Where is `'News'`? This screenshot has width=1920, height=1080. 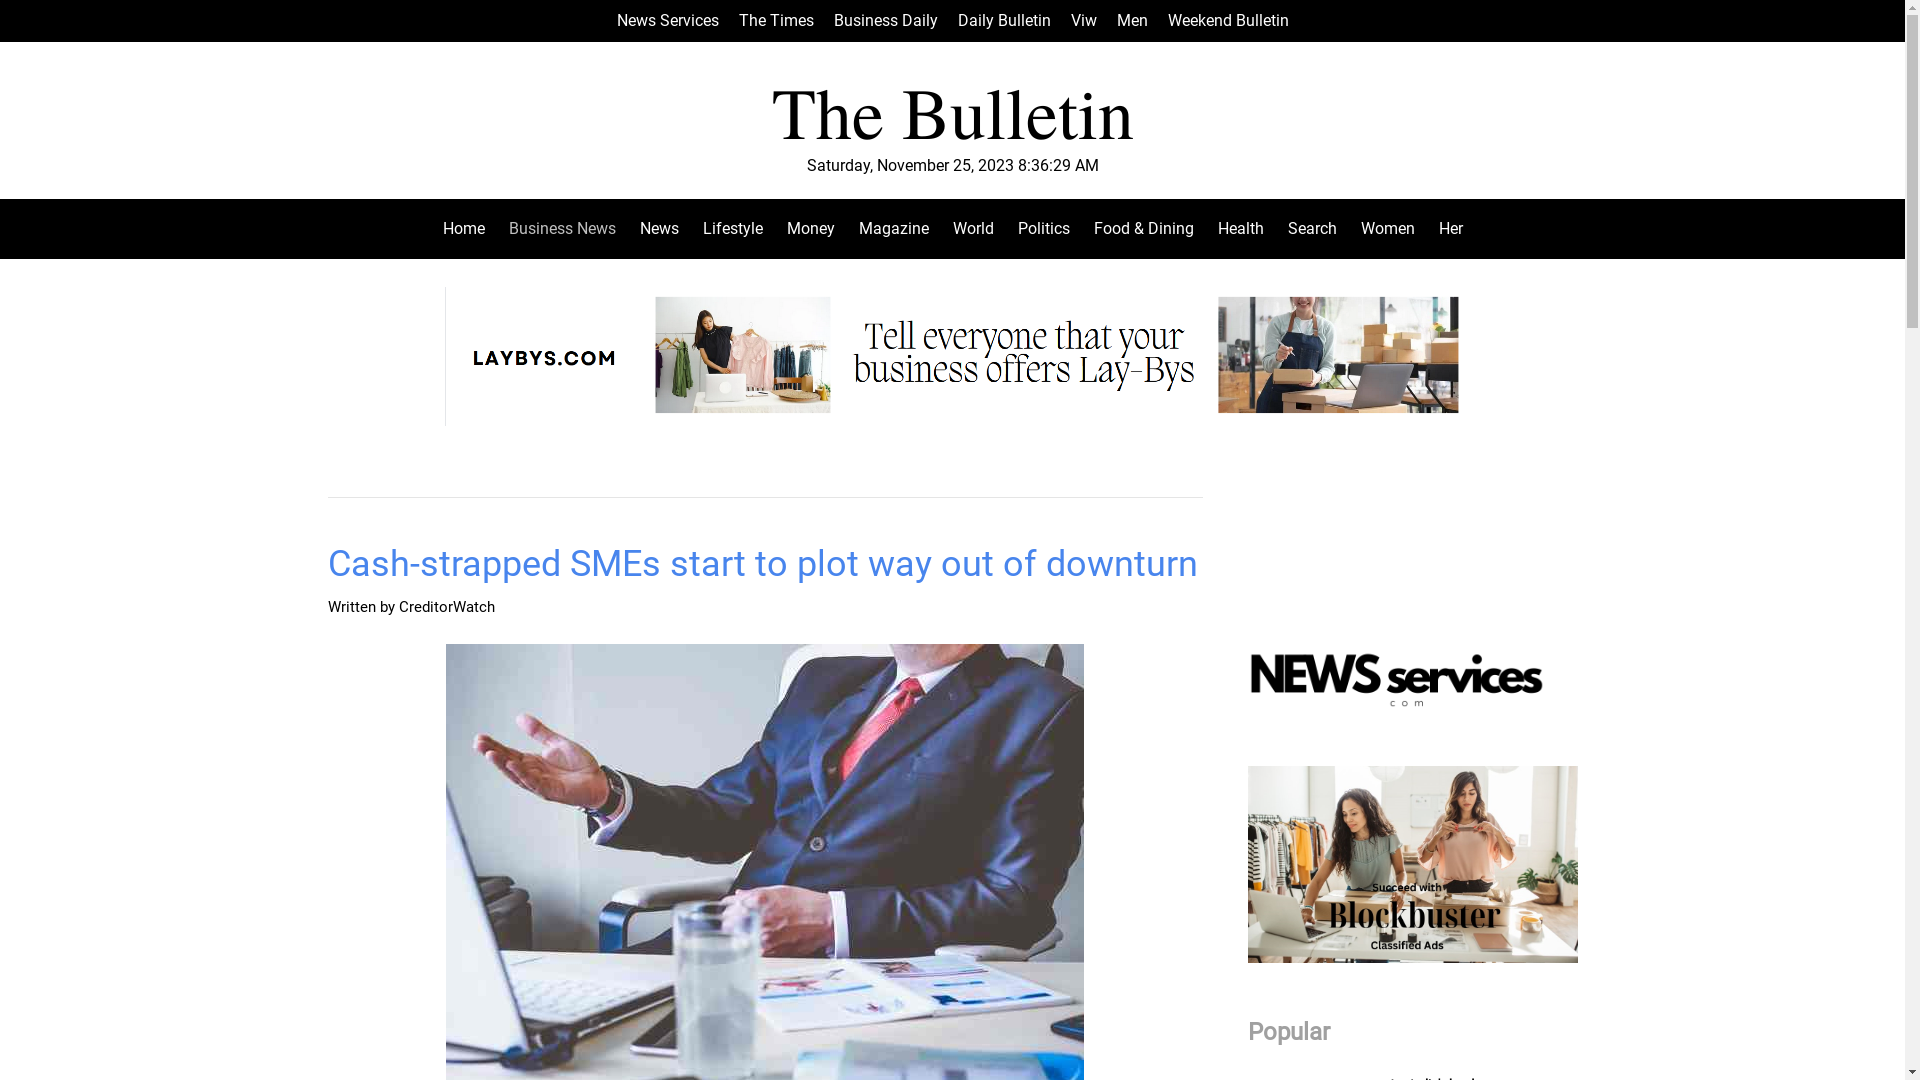 'News' is located at coordinates (627, 227).